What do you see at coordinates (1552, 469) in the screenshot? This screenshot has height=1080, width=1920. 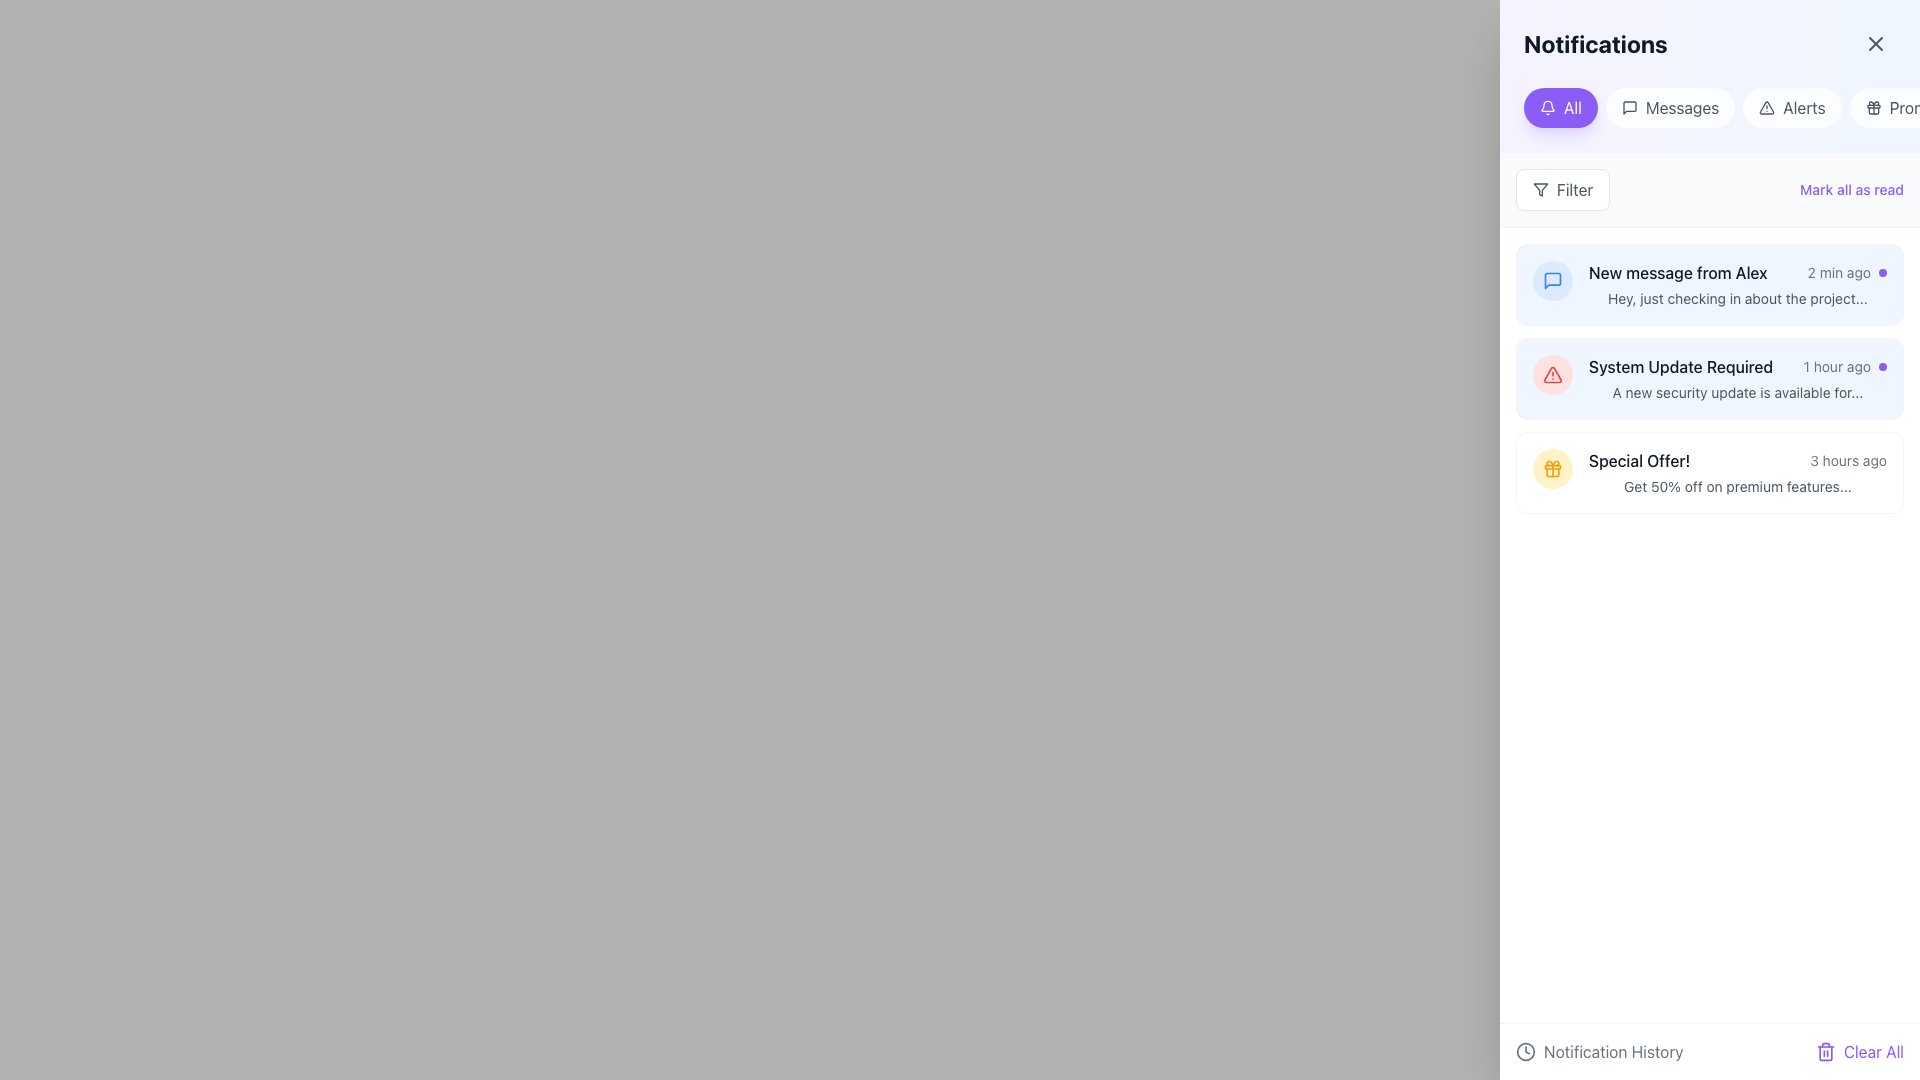 I see `the circular icon with a light yellow background and an orange gift box illustration, located in the leftmost column of the notification titled 'Special Offer!'` at bounding box center [1552, 469].